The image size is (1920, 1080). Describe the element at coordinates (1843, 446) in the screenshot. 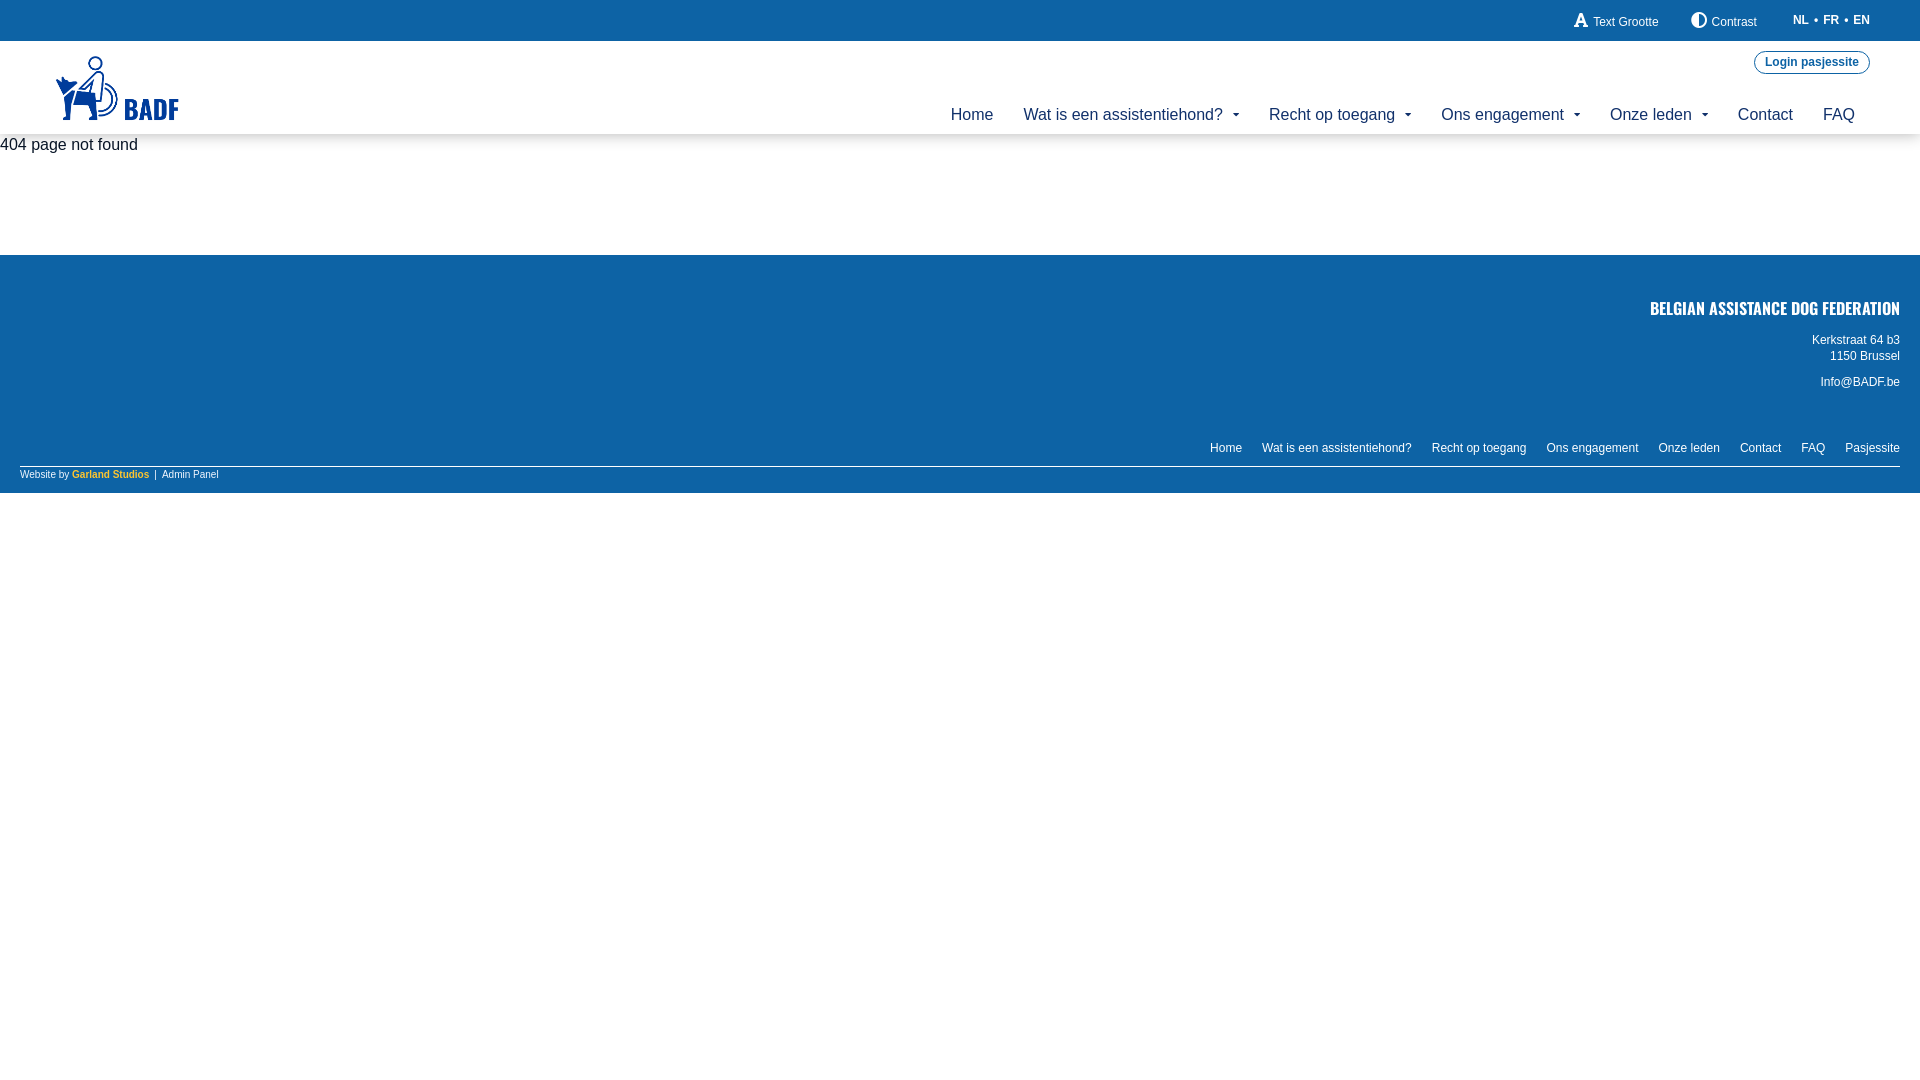

I see `'Pasjessite'` at that location.